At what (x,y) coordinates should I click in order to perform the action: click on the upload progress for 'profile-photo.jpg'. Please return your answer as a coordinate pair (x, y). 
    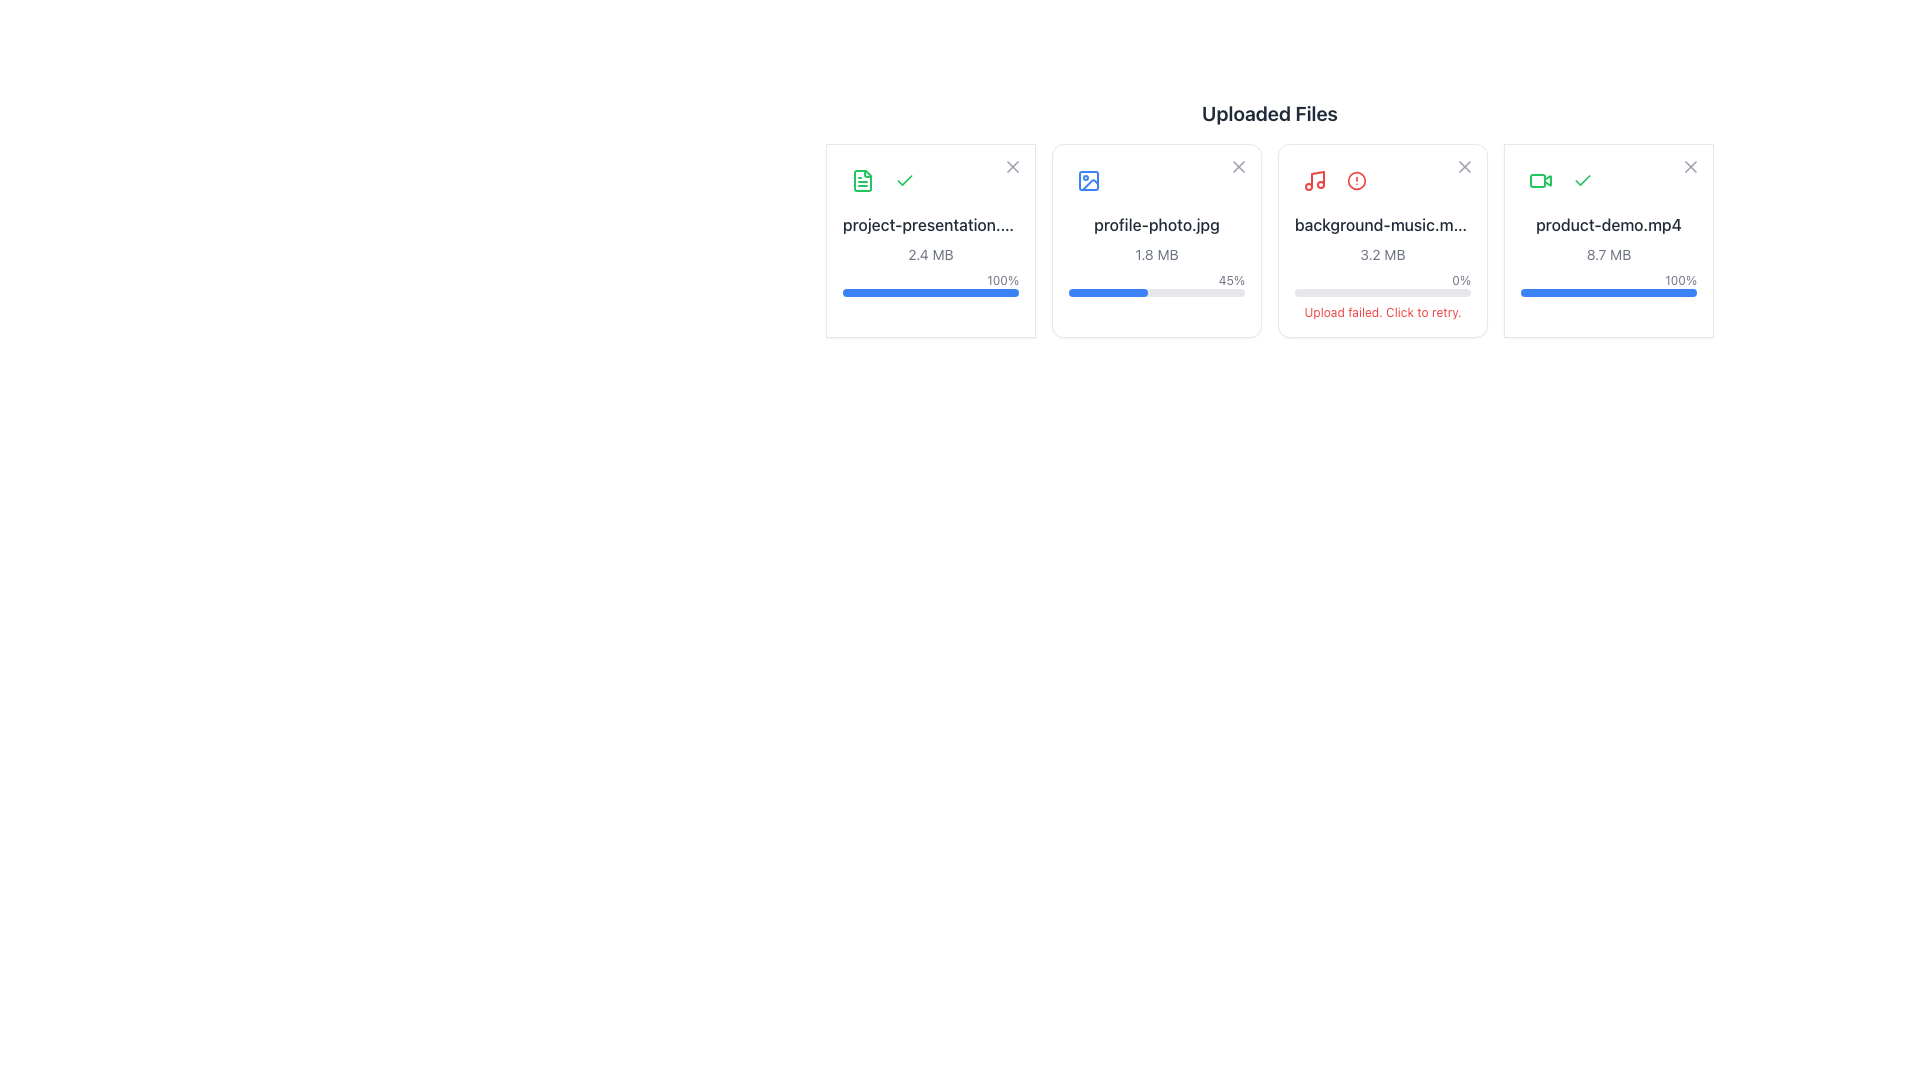
    Looking at the image, I should click on (1167, 293).